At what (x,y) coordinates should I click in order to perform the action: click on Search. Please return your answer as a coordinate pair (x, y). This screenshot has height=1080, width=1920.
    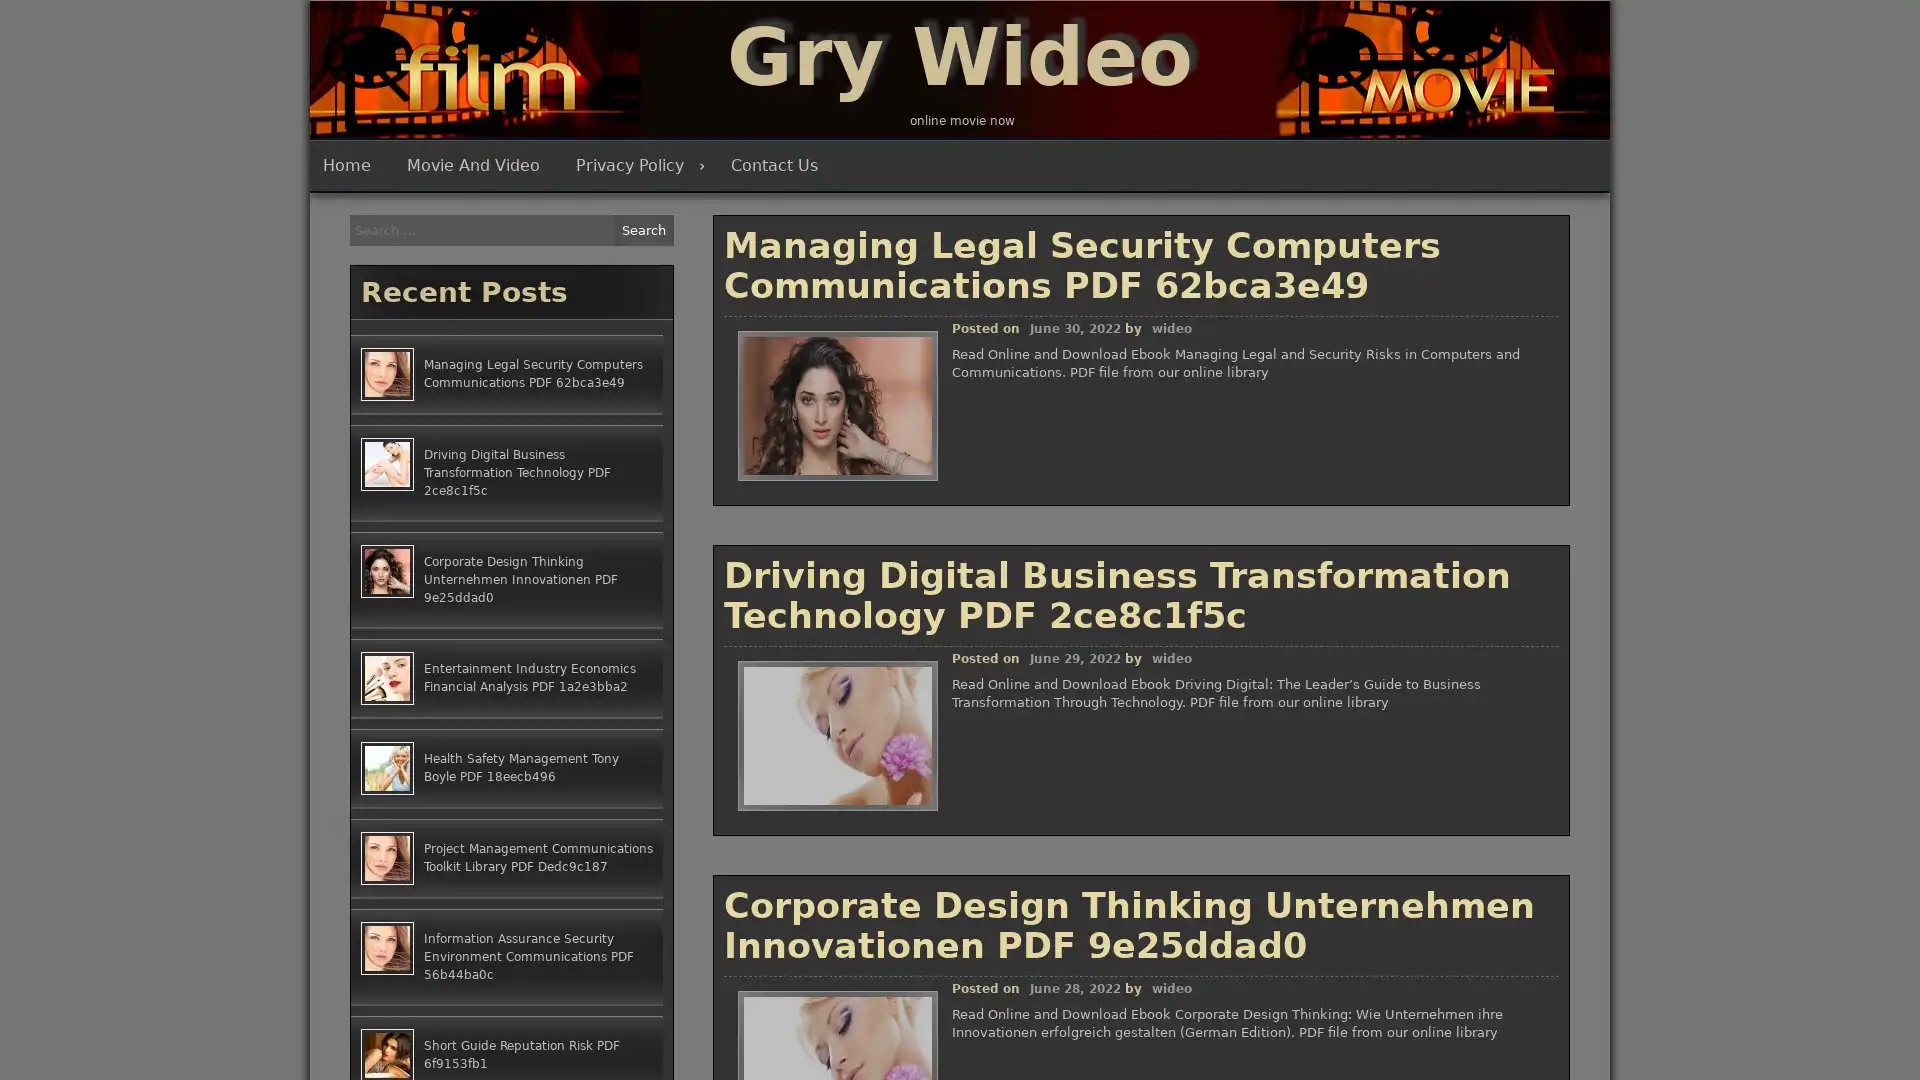
    Looking at the image, I should click on (643, 229).